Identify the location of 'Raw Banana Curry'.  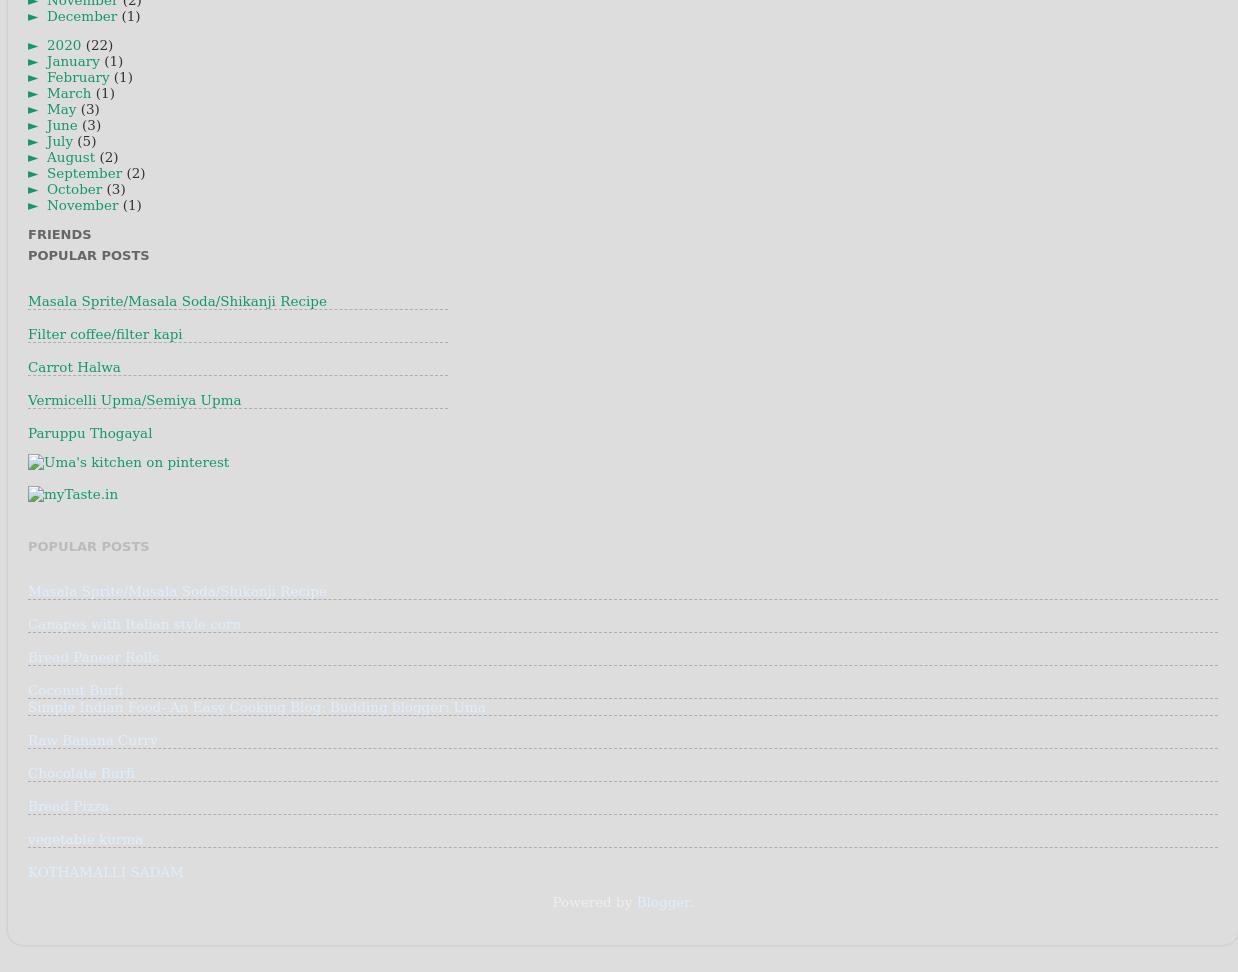
(91, 739).